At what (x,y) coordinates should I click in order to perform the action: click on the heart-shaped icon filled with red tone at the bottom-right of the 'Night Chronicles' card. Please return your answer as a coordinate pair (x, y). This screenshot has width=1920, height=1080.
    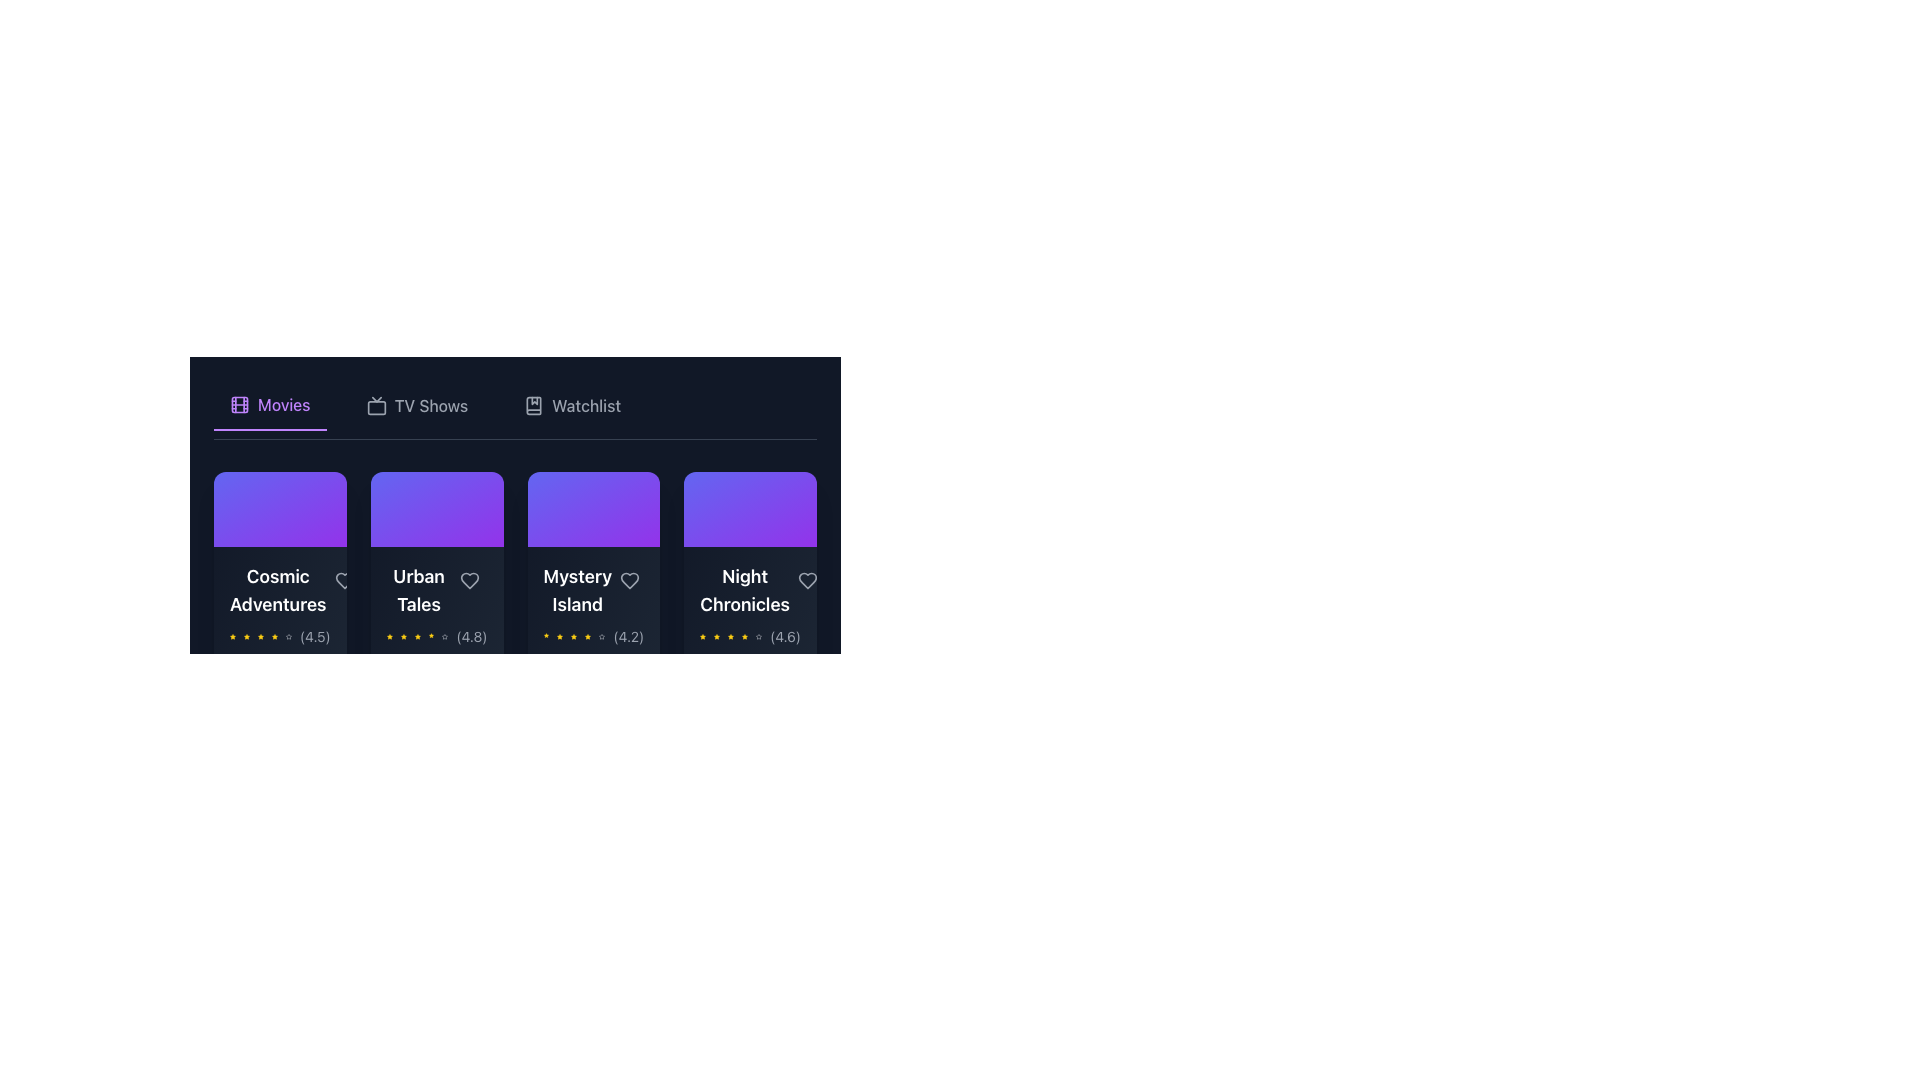
    Looking at the image, I should click on (807, 579).